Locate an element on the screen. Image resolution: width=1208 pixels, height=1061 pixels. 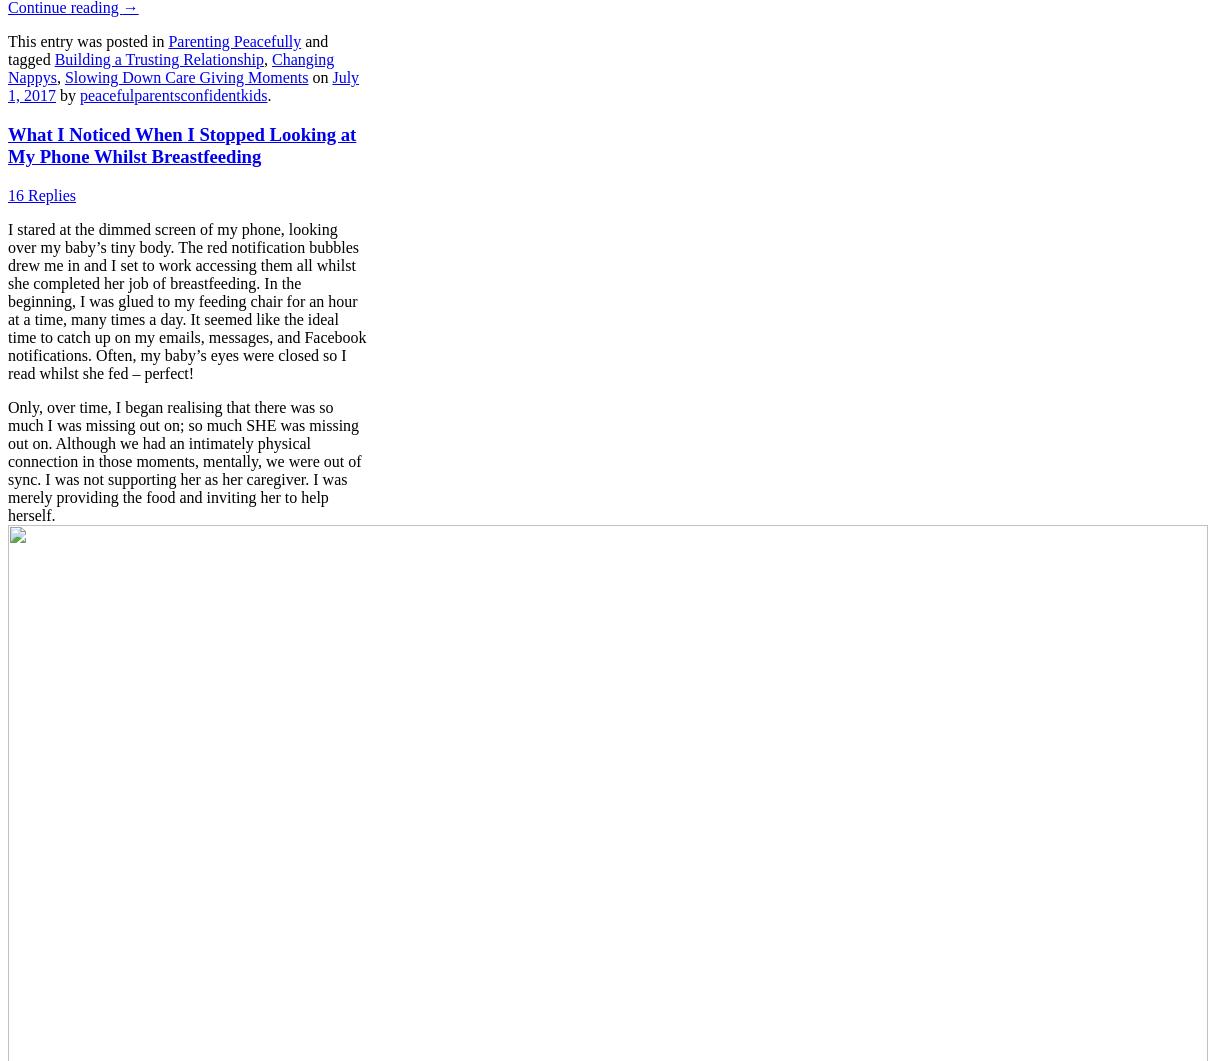
'This entry was posted in' is located at coordinates (86, 41).